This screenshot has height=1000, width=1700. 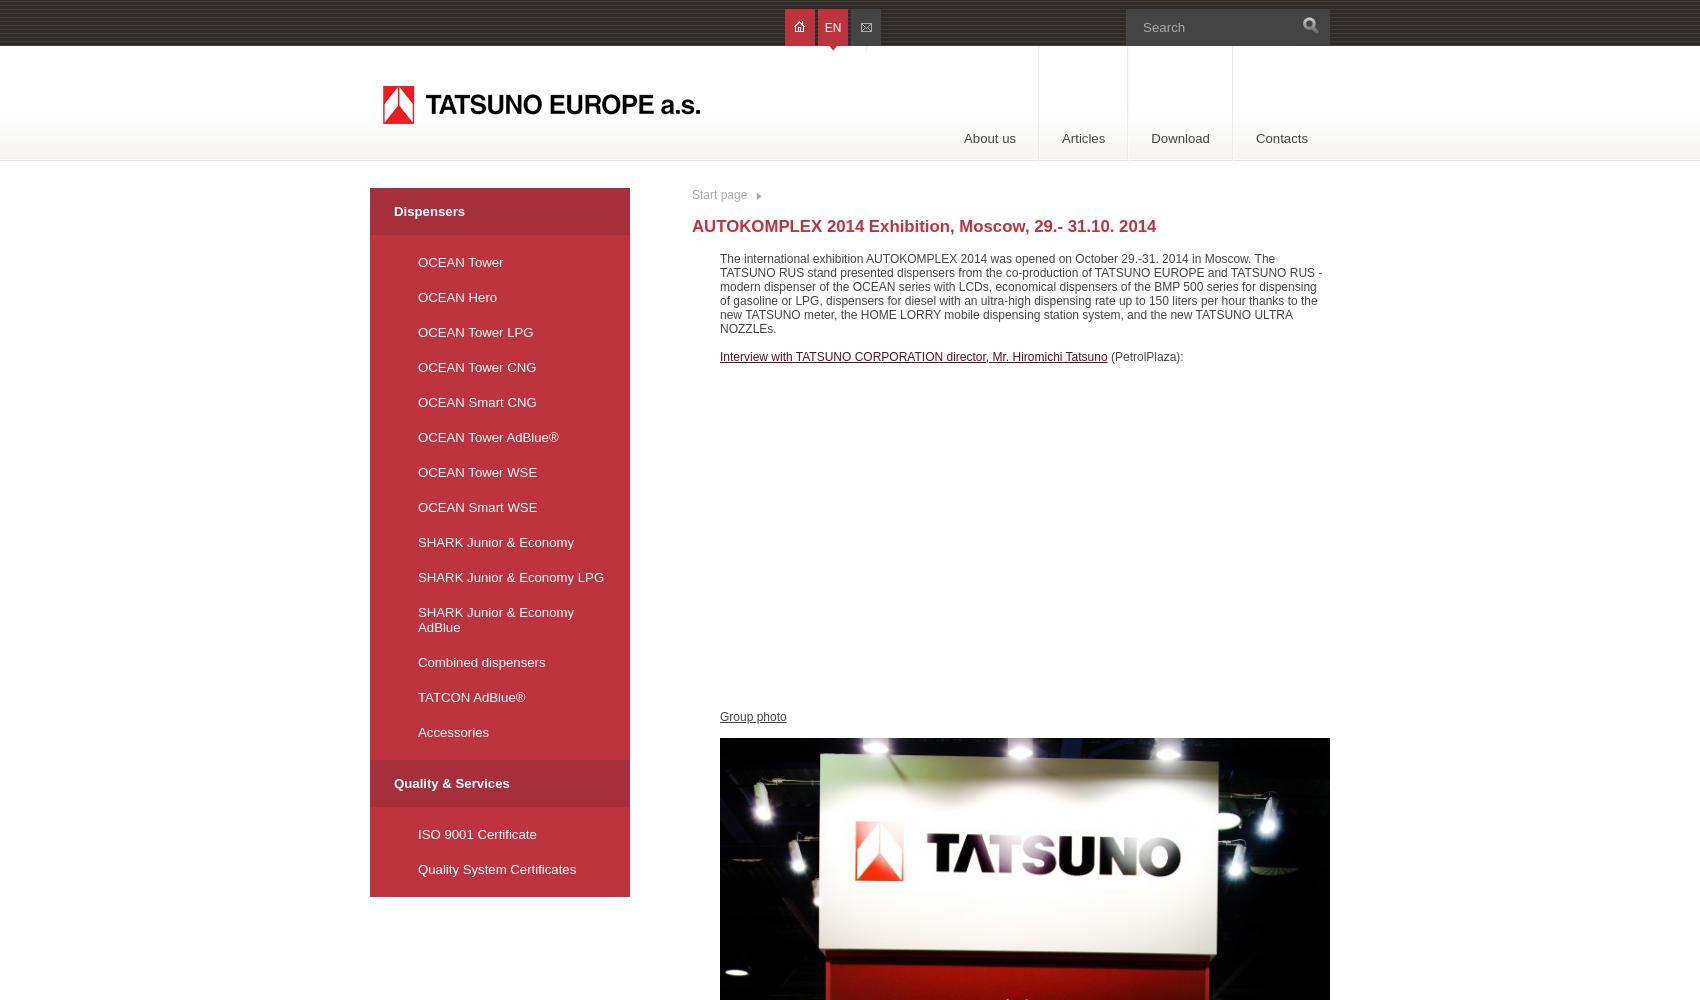 I want to click on 'Interview with TATSUNO CORPORATION director, Mr. Hiromichi Tatsuno', so click(x=913, y=356).